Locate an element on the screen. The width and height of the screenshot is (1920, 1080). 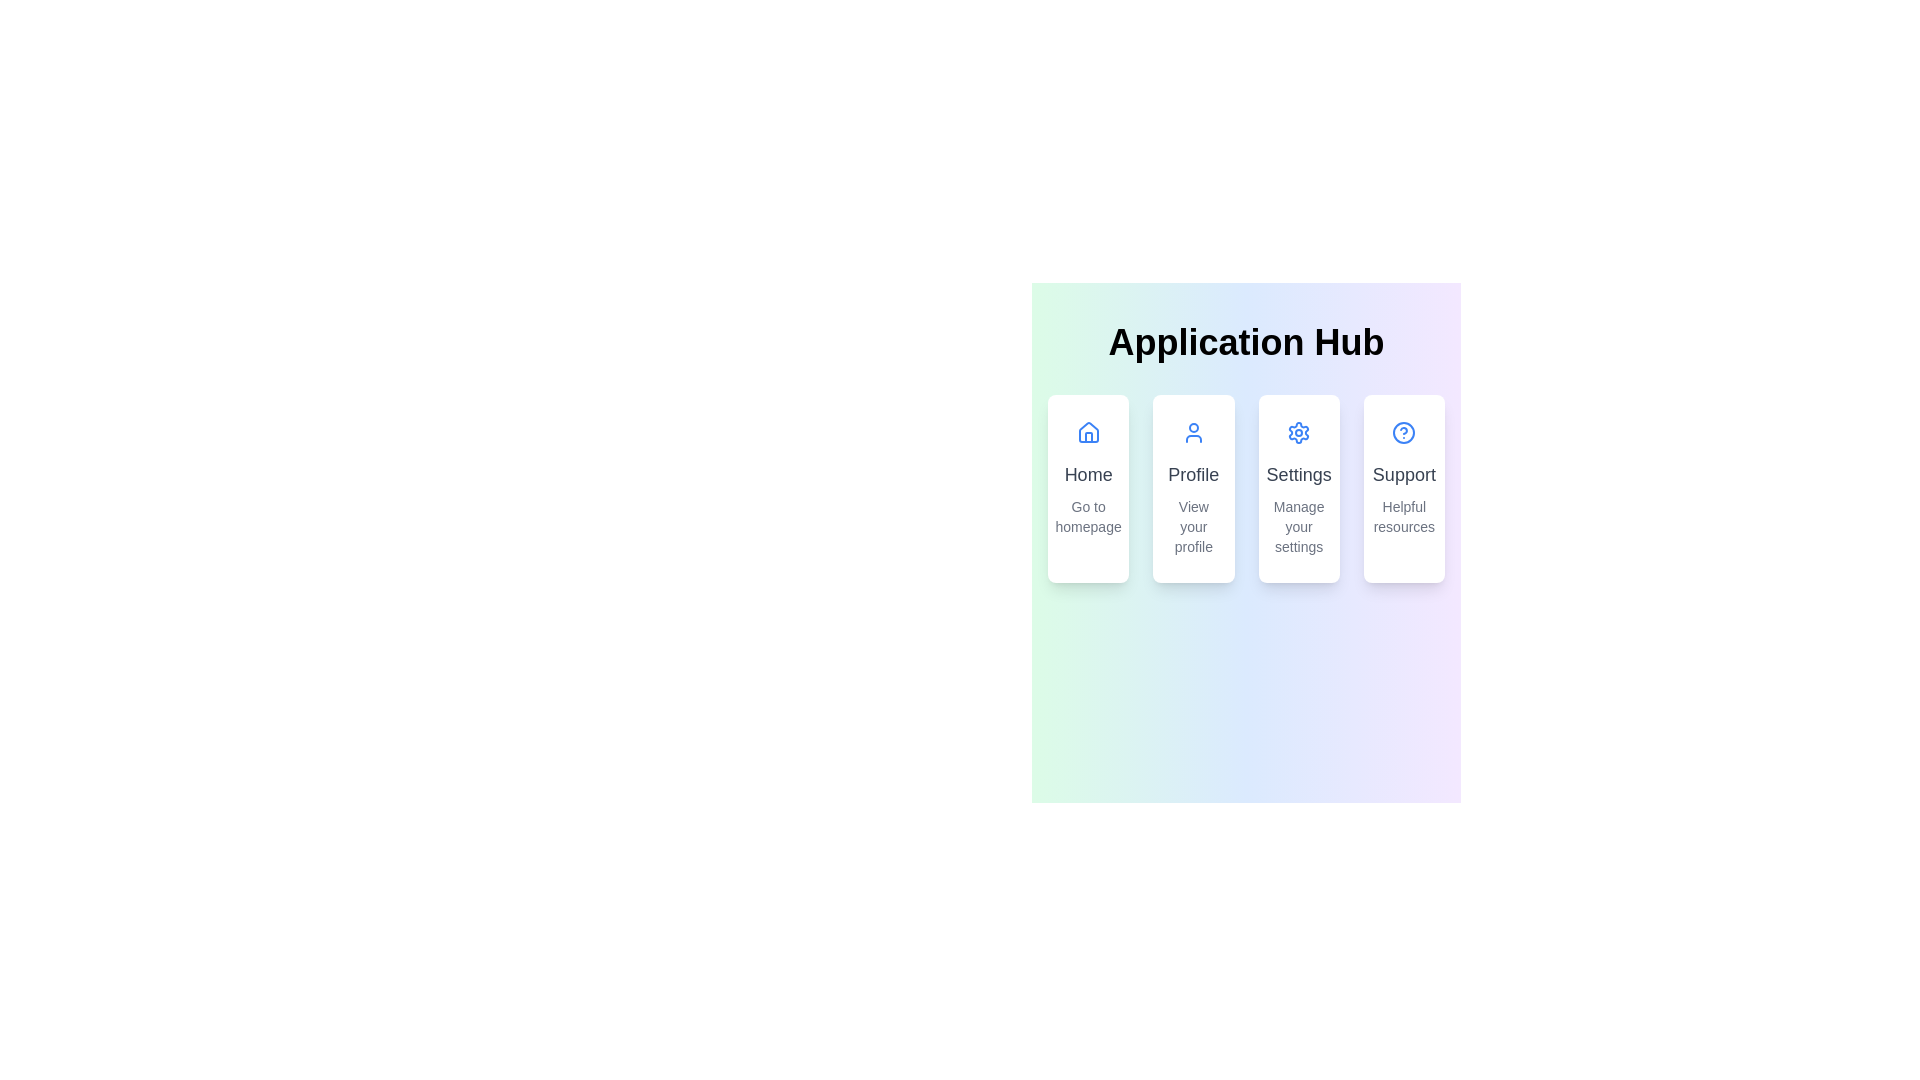
the 'Support' header text element which is part of the fourth card in a horizontal row, styled with a medium-sized bold dark gray font is located at coordinates (1403, 474).